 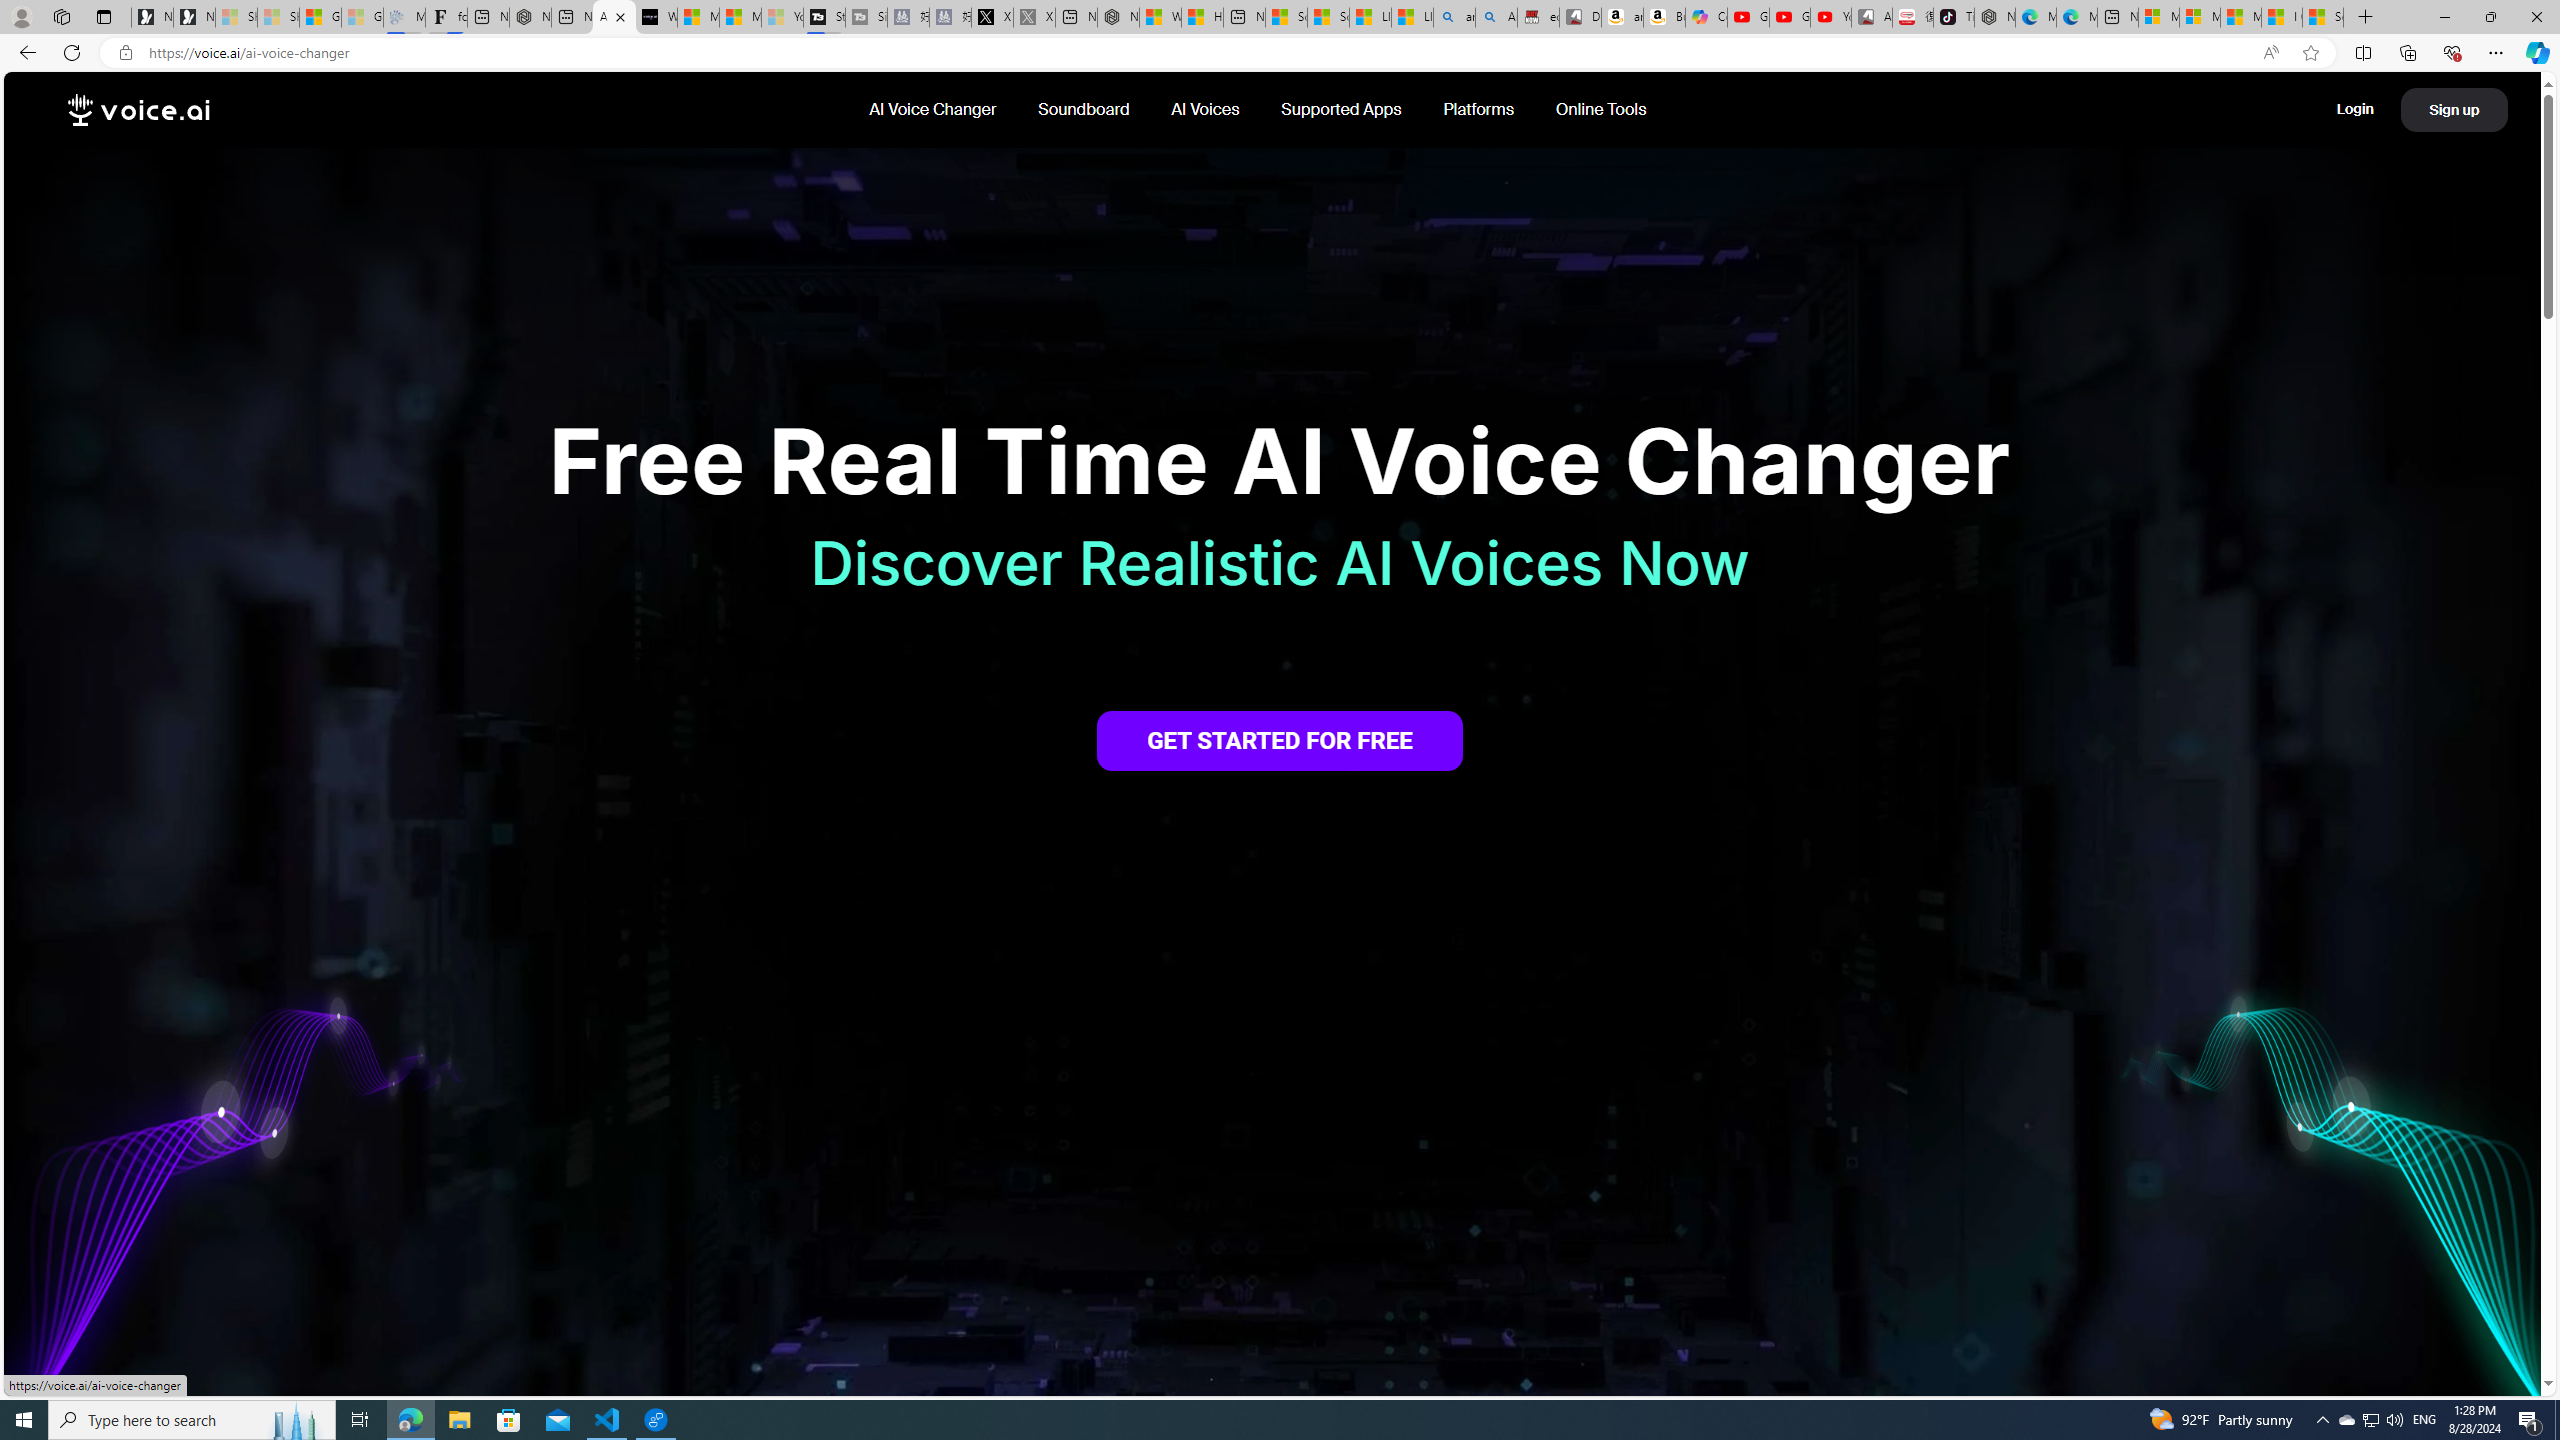 I want to click on 'TikTok', so click(x=1953, y=16).